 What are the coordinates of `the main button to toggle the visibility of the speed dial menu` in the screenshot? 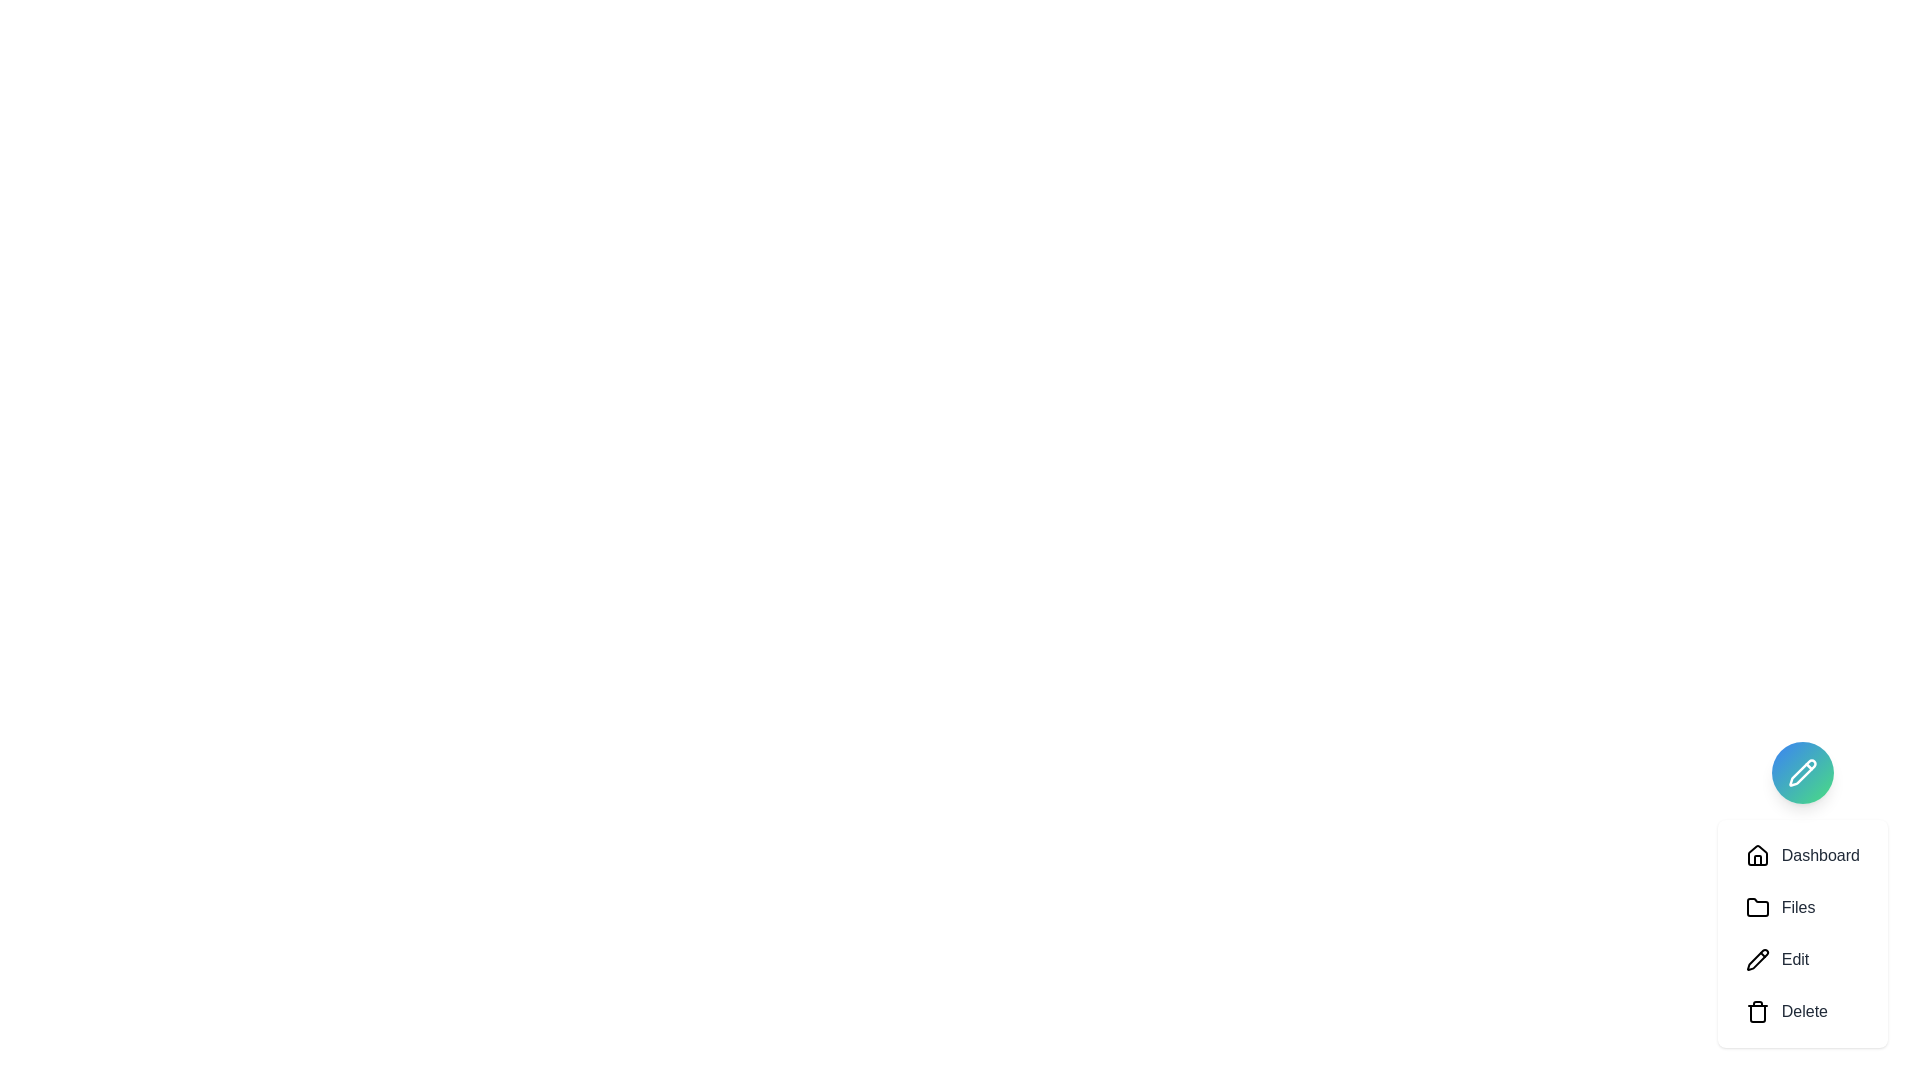 It's located at (1802, 771).